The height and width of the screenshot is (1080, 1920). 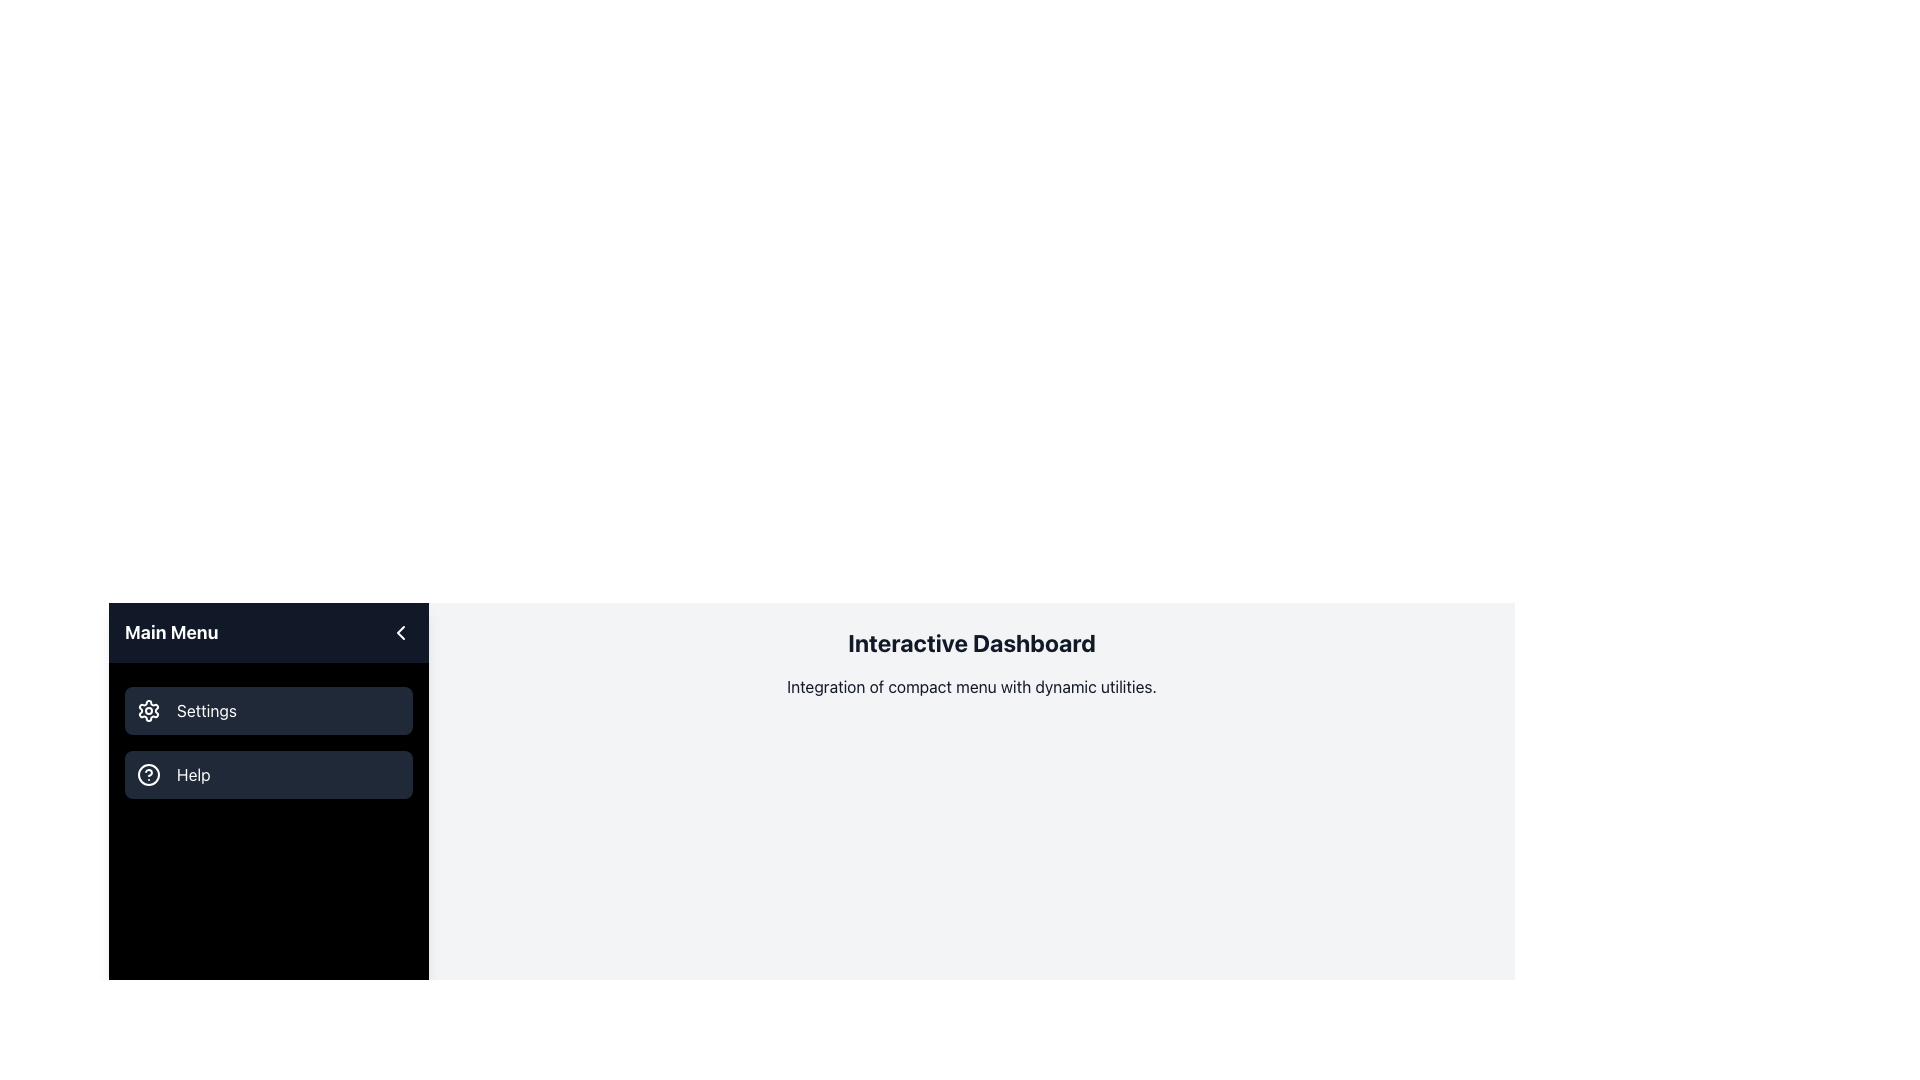 What do you see at coordinates (147, 709) in the screenshot?
I see `the gear-shaped settings icon located in the left sidebar of the interface, positioned to the left of the 'Settings' label in the 'Main Menu' section` at bounding box center [147, 709].